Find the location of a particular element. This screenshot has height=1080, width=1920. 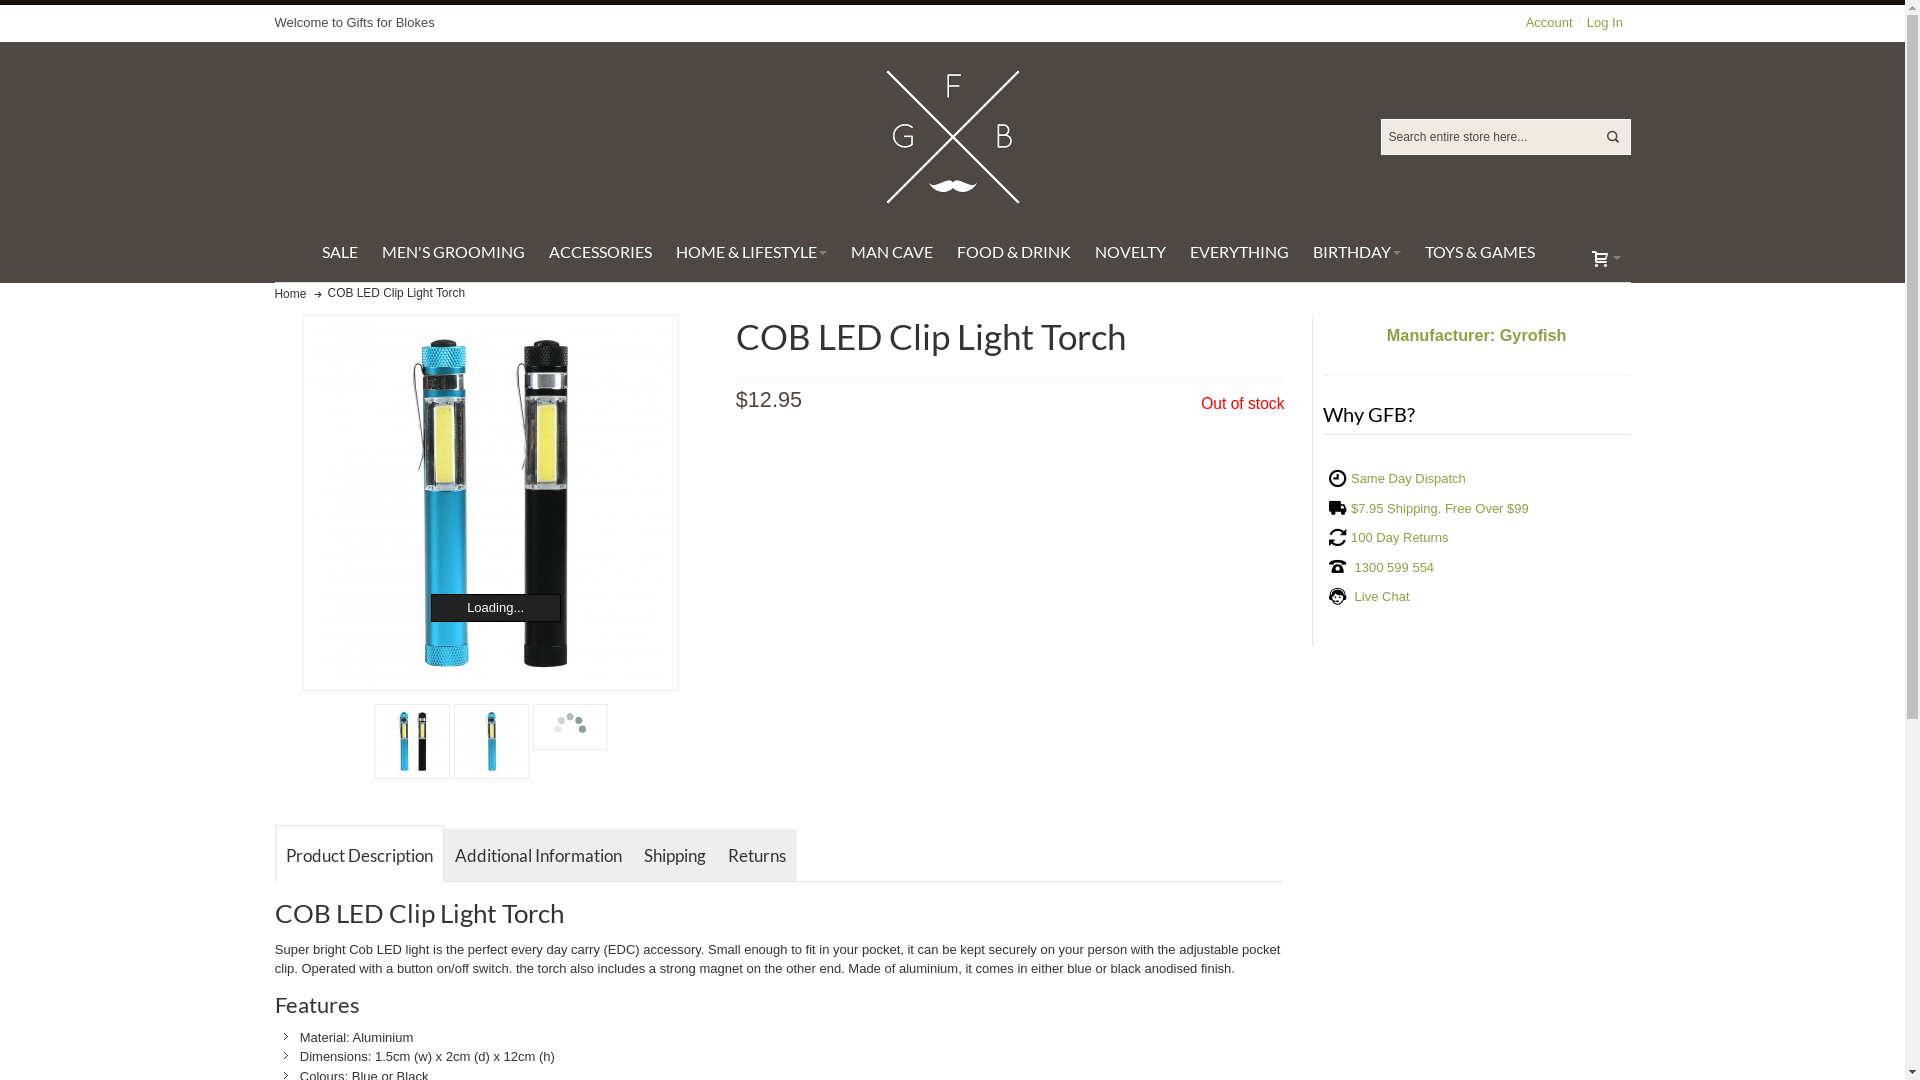

'100 Day Returns' is located at coordinates (1350, 536).